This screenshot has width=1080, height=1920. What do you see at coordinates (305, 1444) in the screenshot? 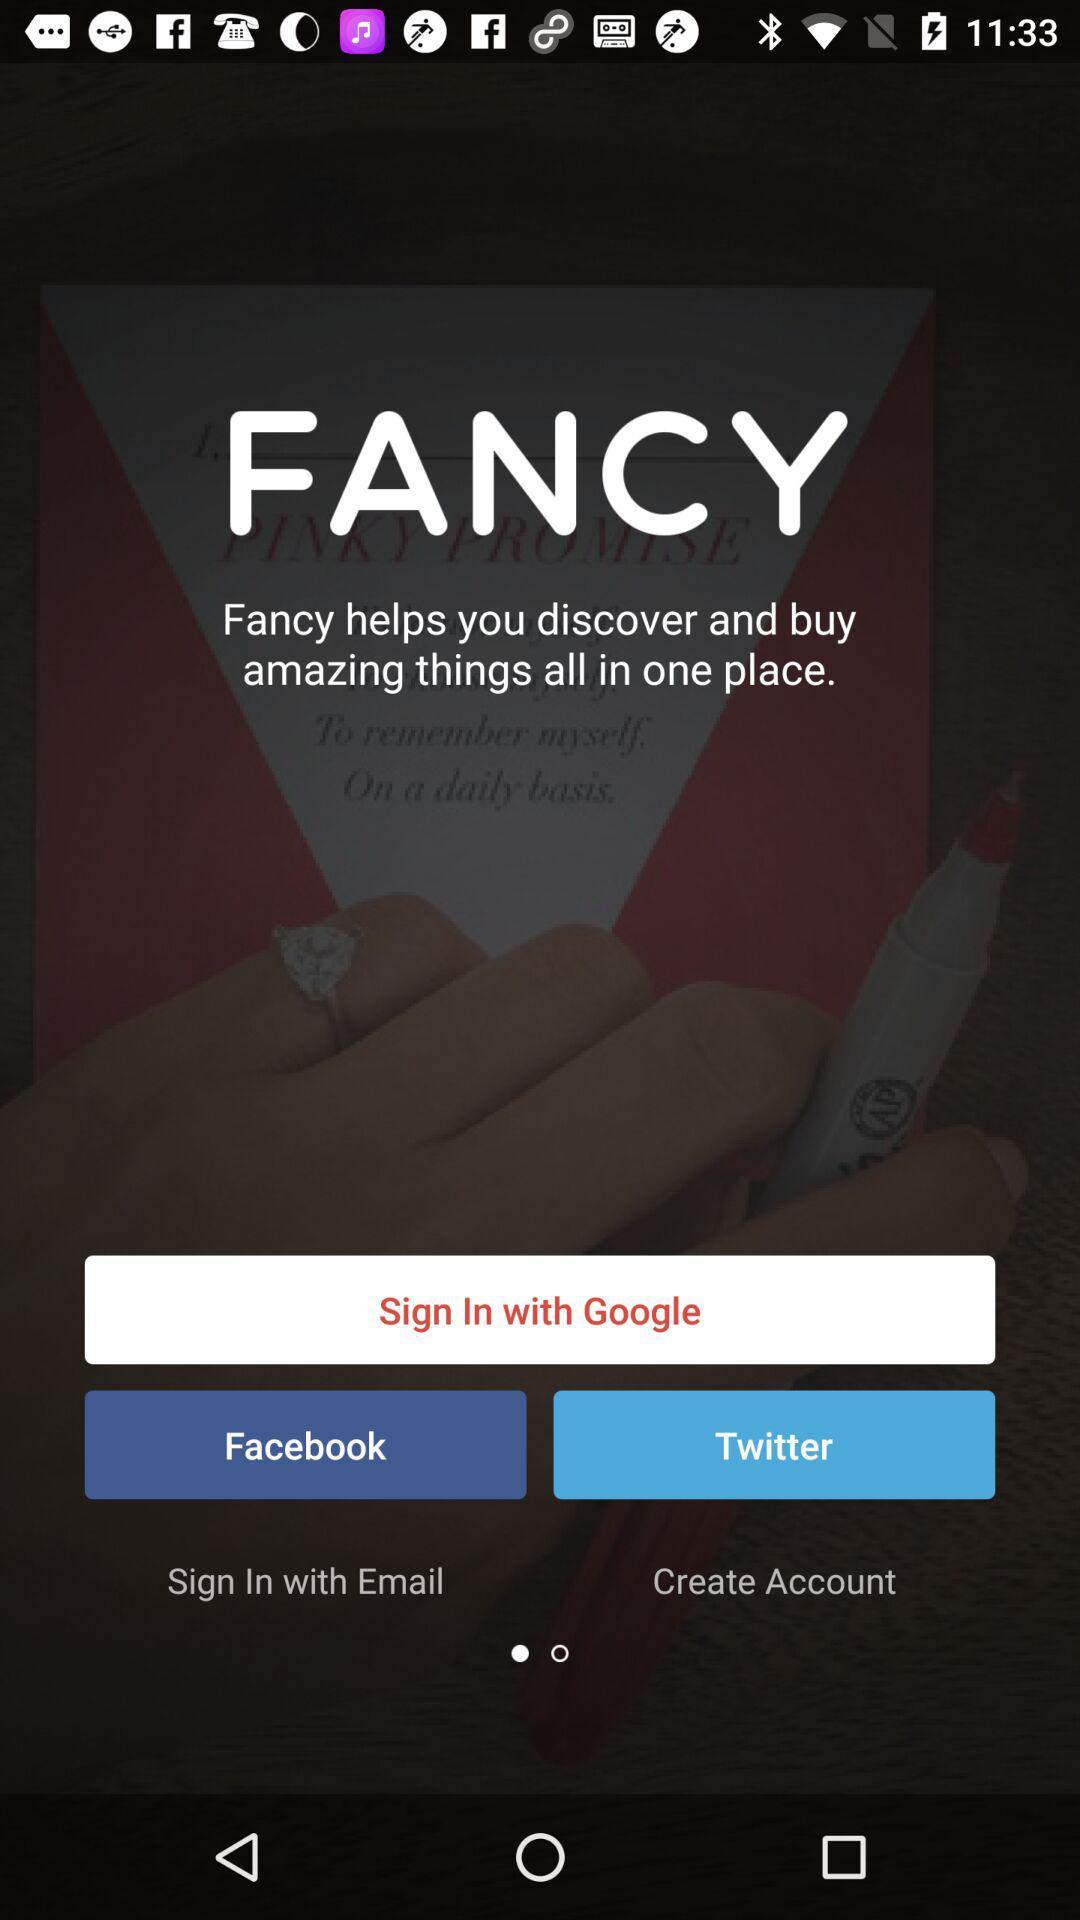
I see `the facebook` at bounding box center [305, 1444].